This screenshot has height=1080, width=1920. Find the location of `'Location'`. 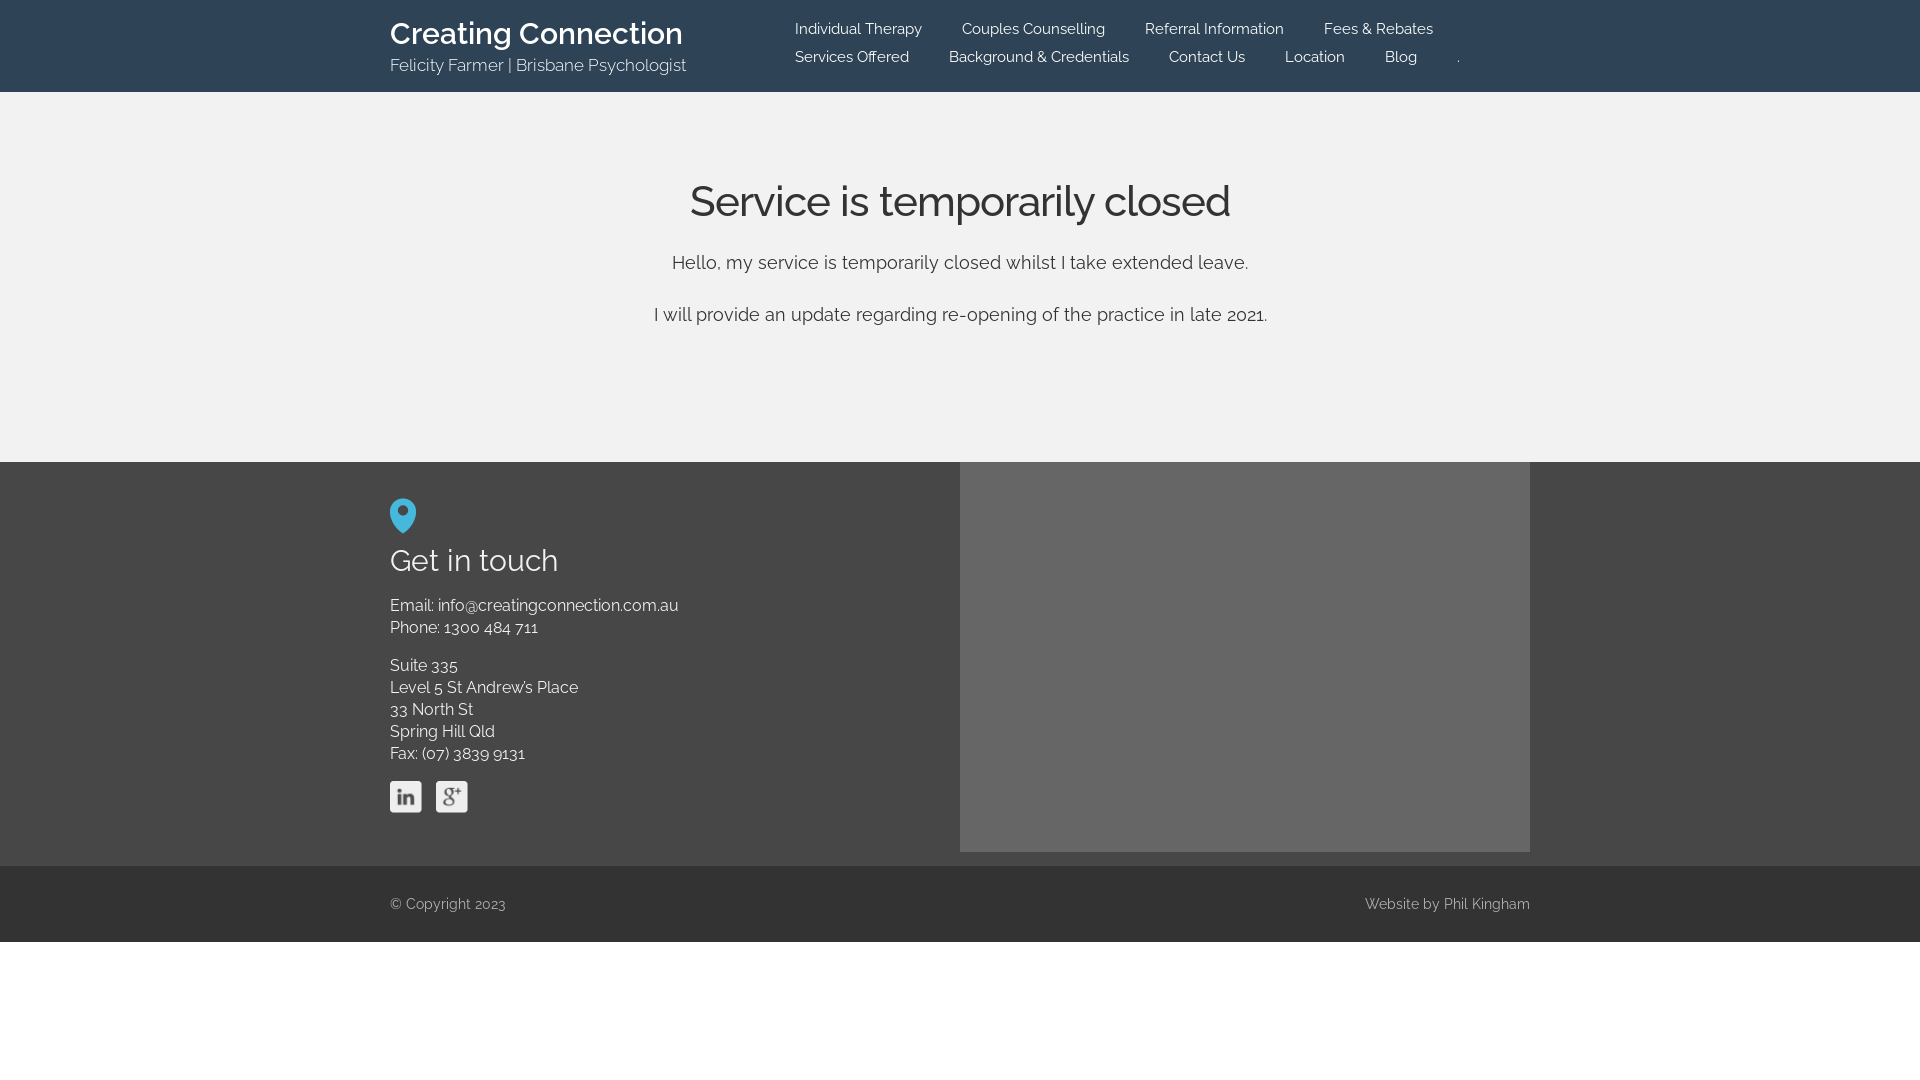

'Location' is located at coordinates (1285, 60).